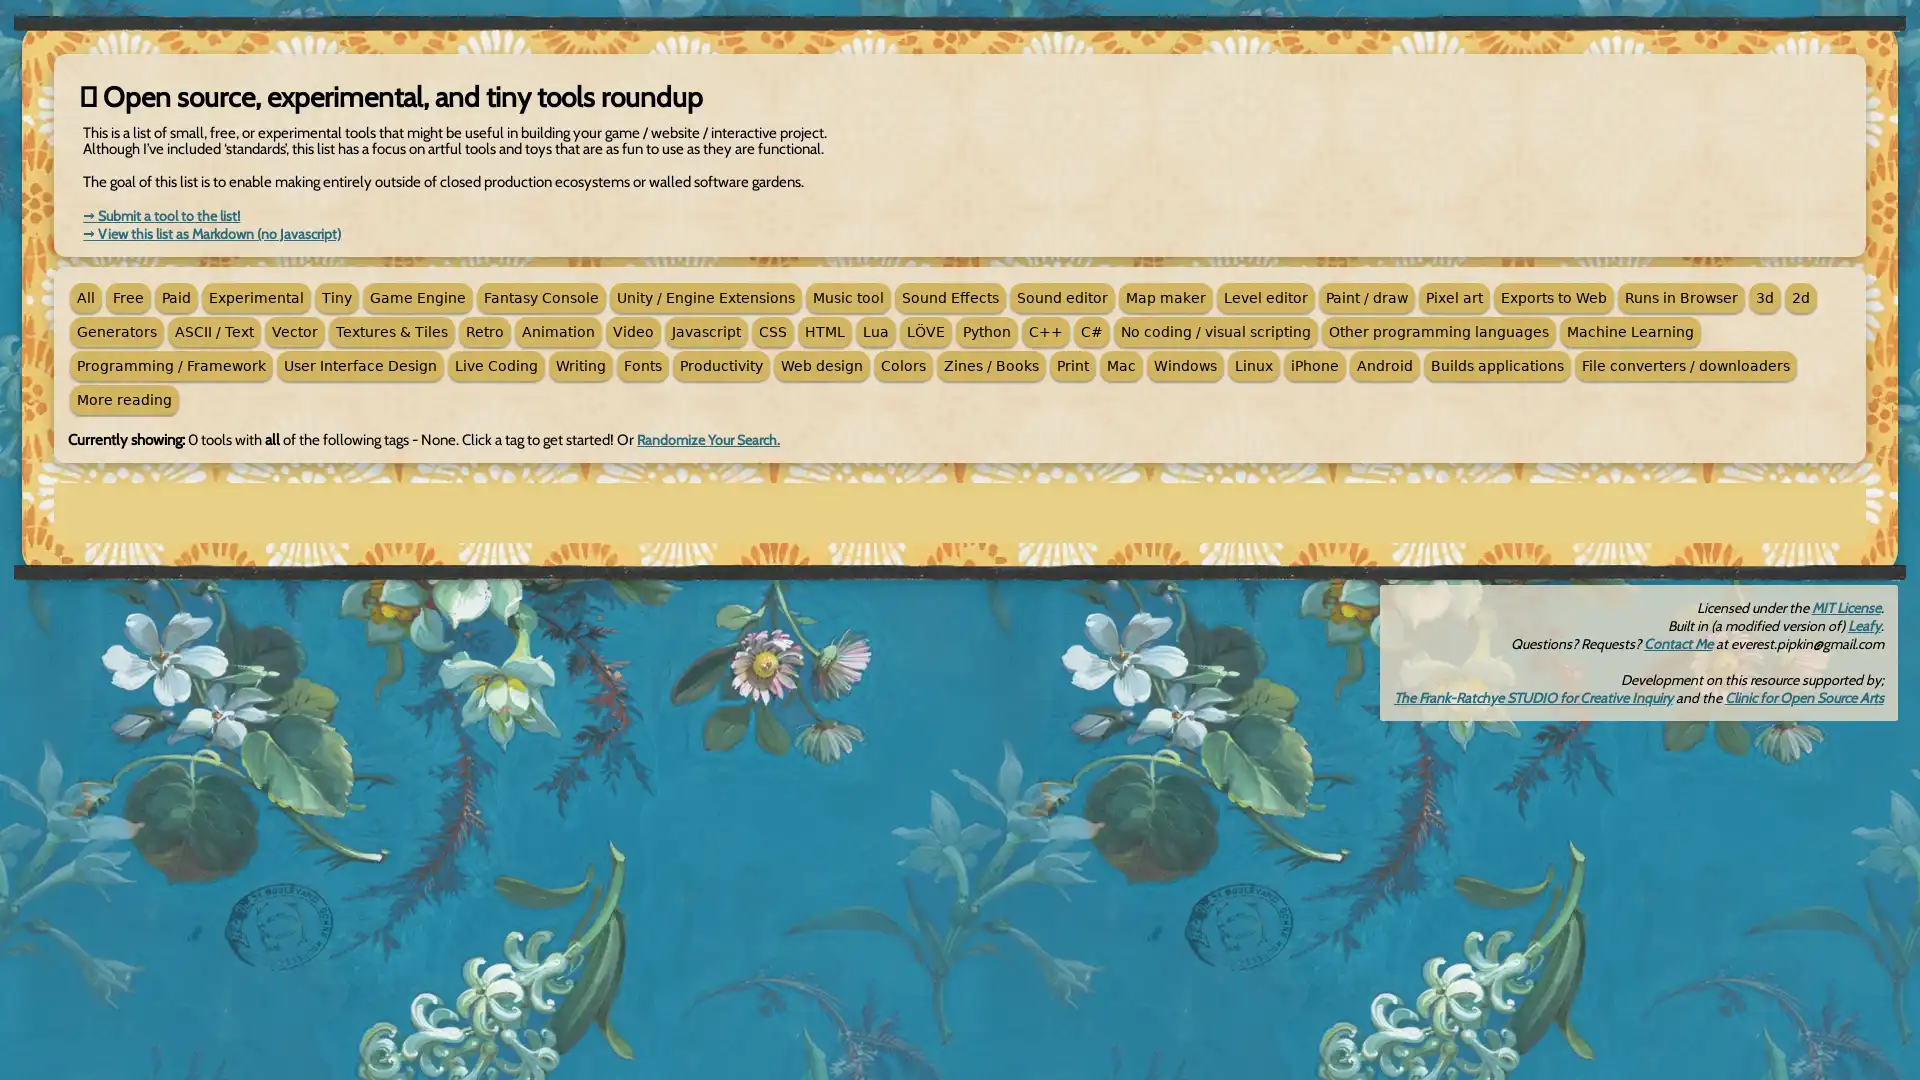 The height and width of the screenshot is (1080, 1920). Describe the element at coordinates (1121, 366) in the screenshot. I see `Mac` at that location.